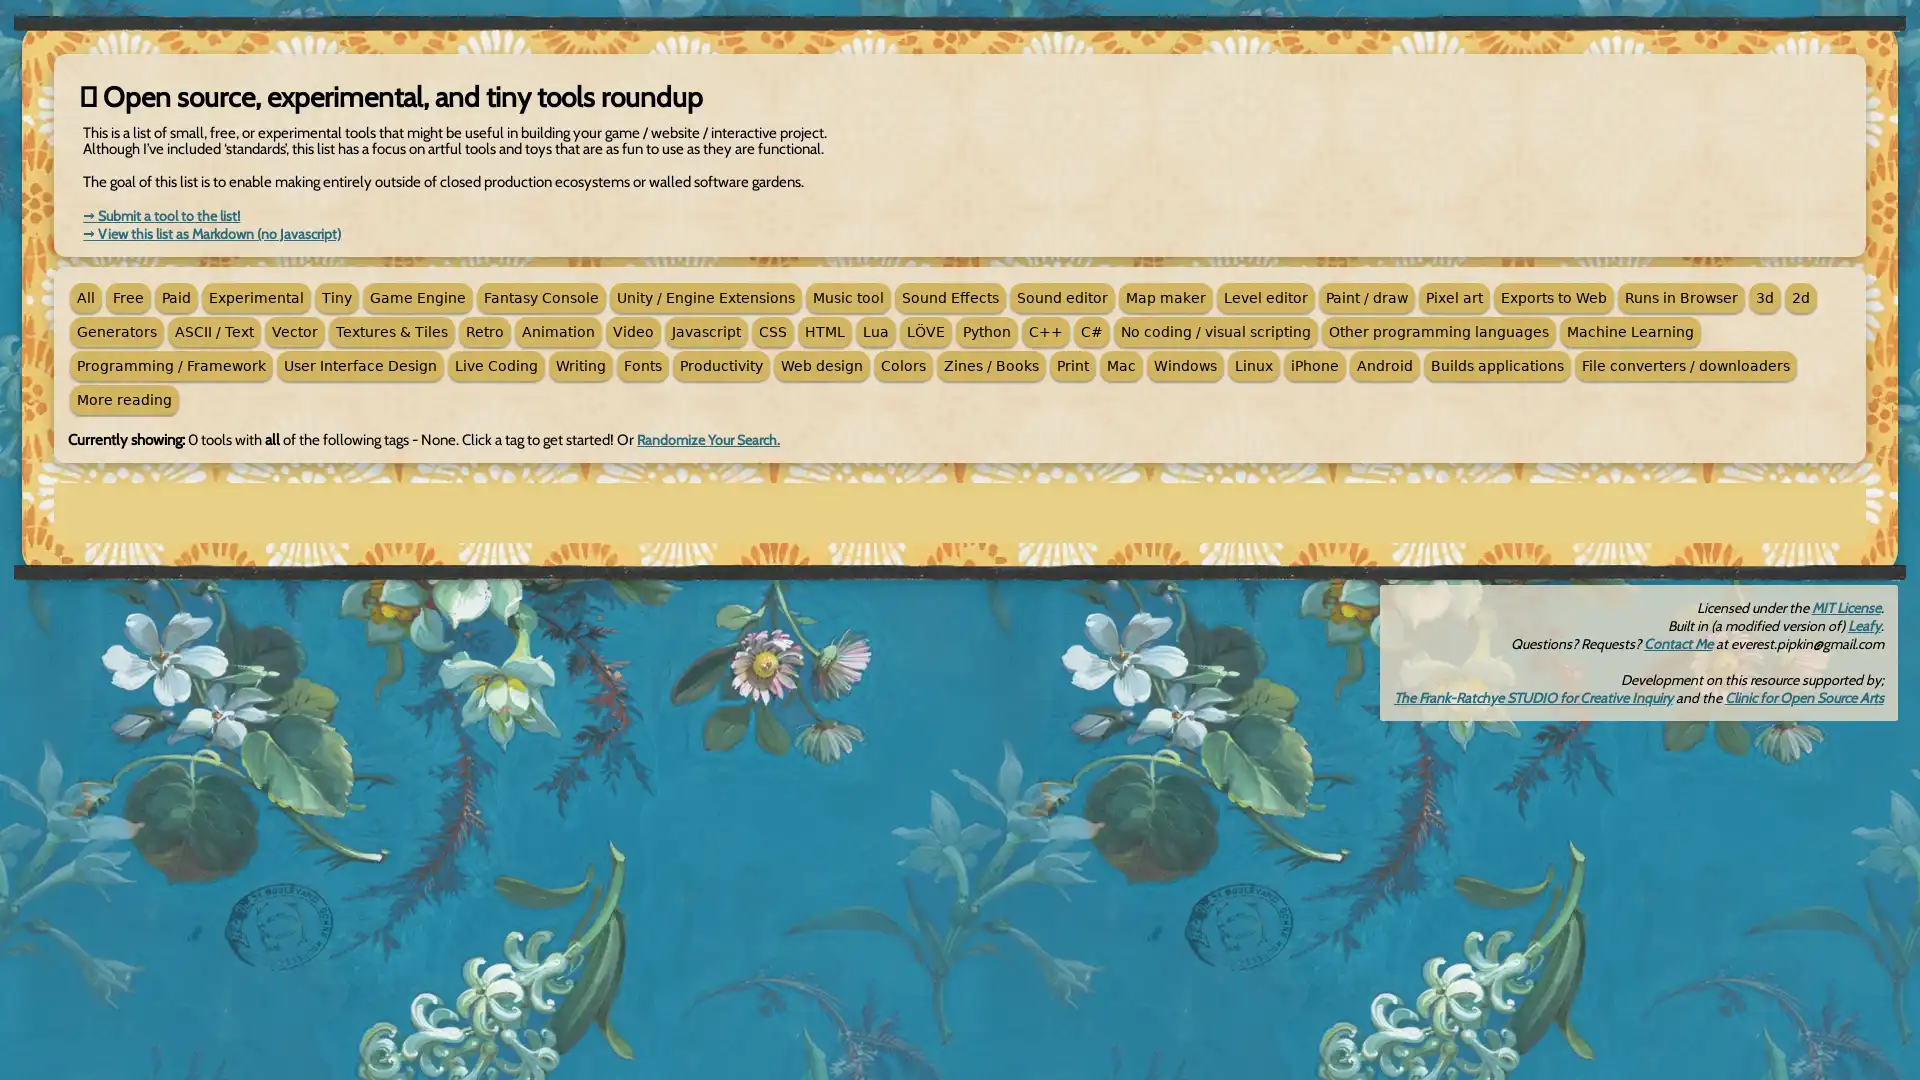 The height and width of the screenshot is (1080, 1920). Describe the element at coordinates (1121, 366) in the screenshot. I see `Mac` at that location.